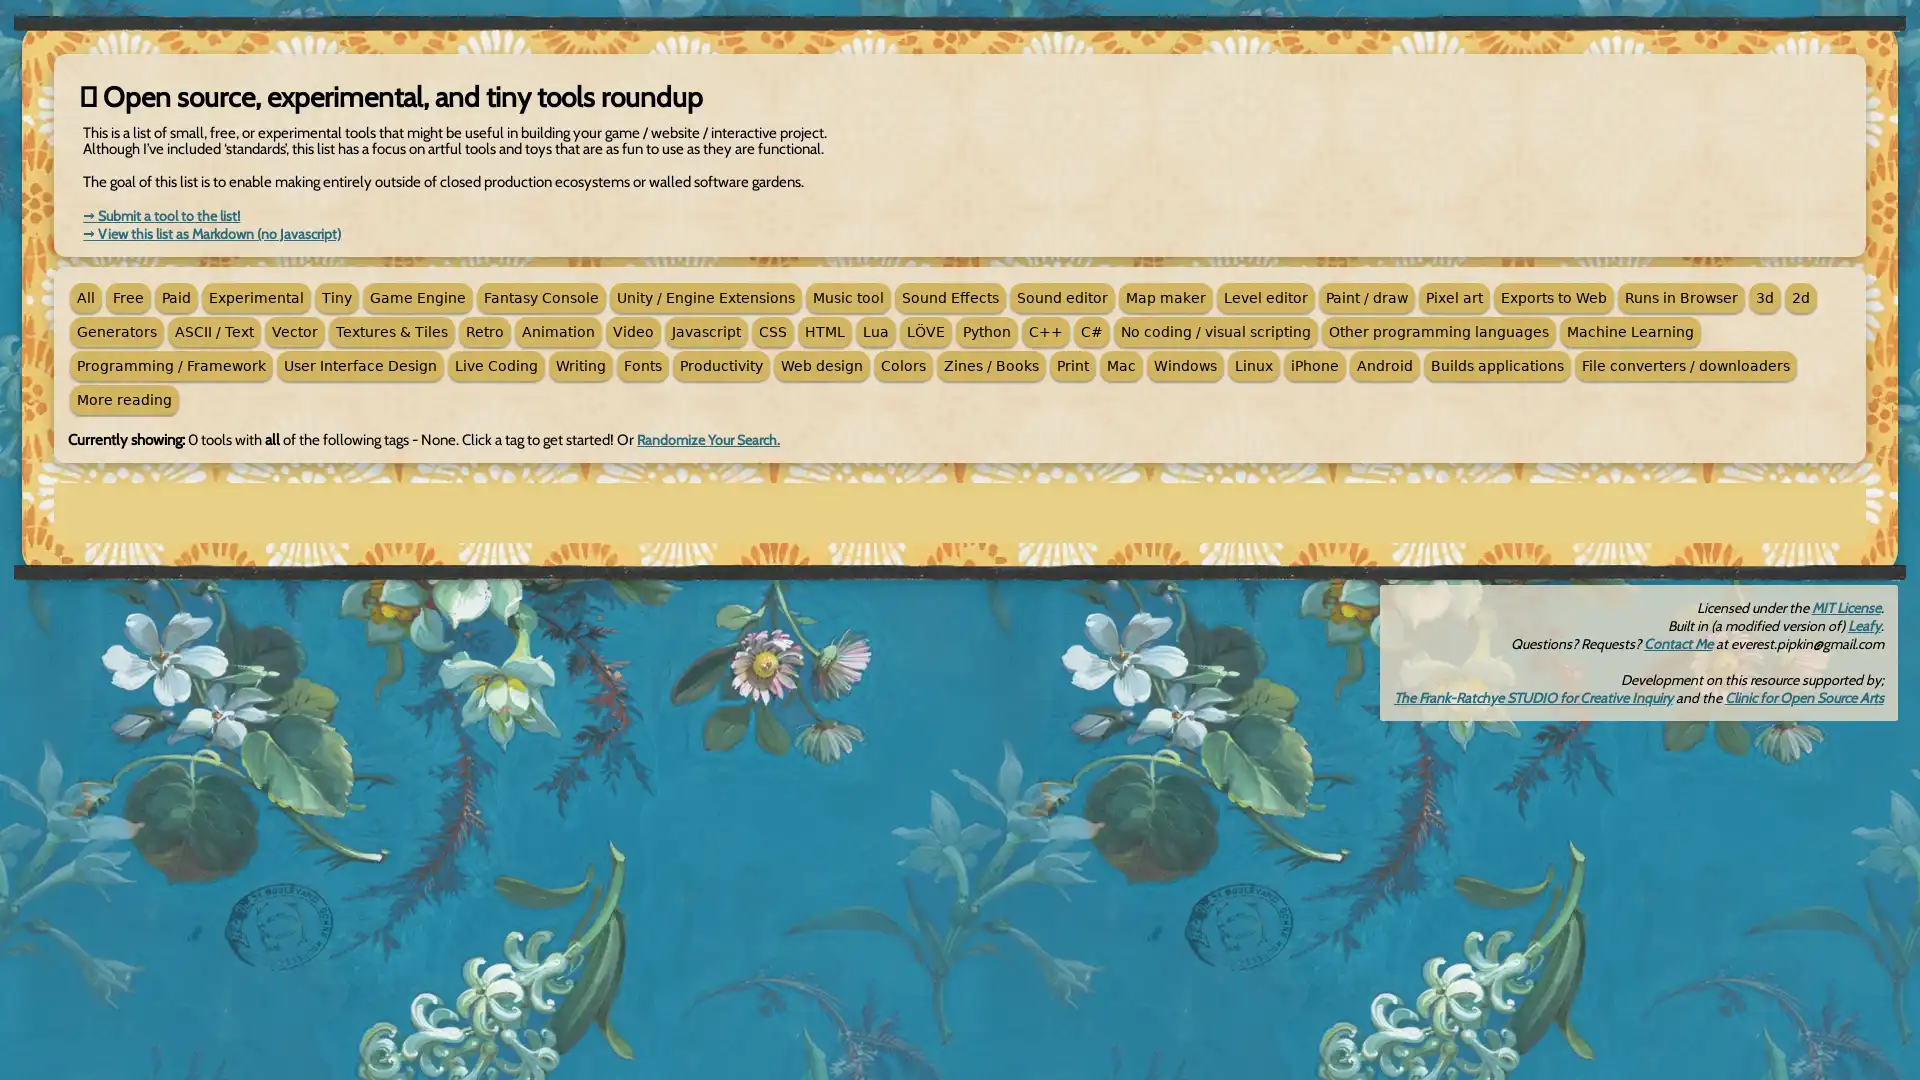 The height and width of the screenshot is (1080, 1920). Describe the element at coordinates (1121, 366) in the screenshot. I see `Mac` at that location.